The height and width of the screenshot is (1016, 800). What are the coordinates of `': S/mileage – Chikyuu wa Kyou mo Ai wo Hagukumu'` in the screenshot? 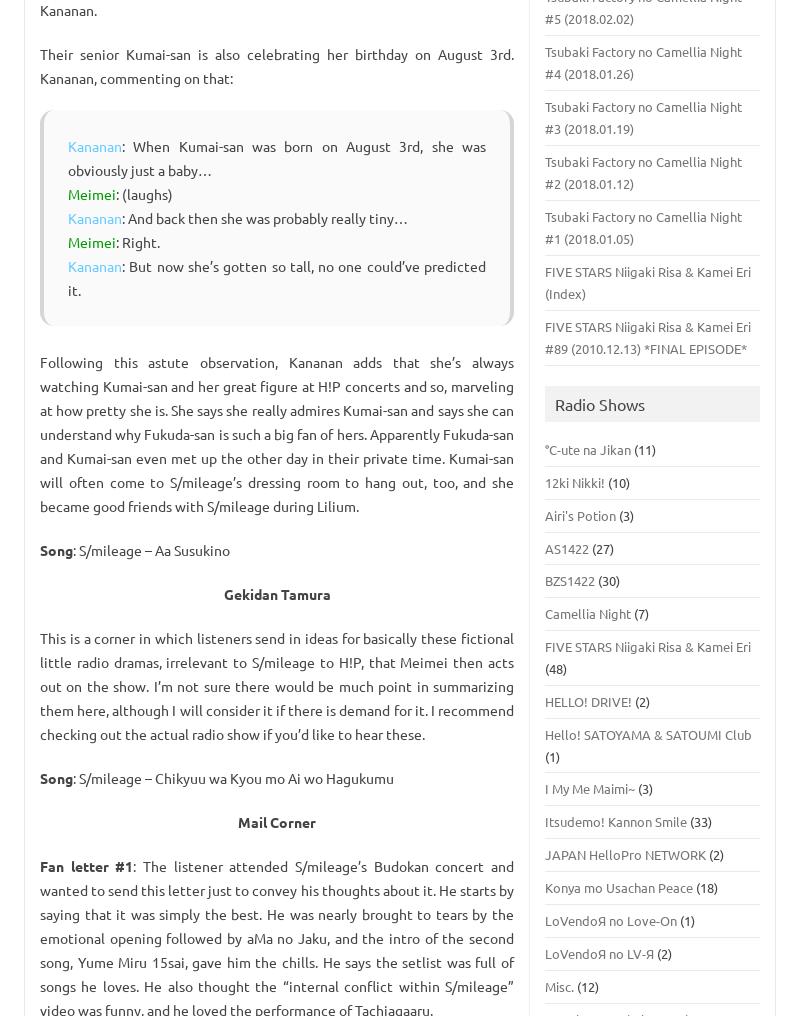 It's located at (72, 776).